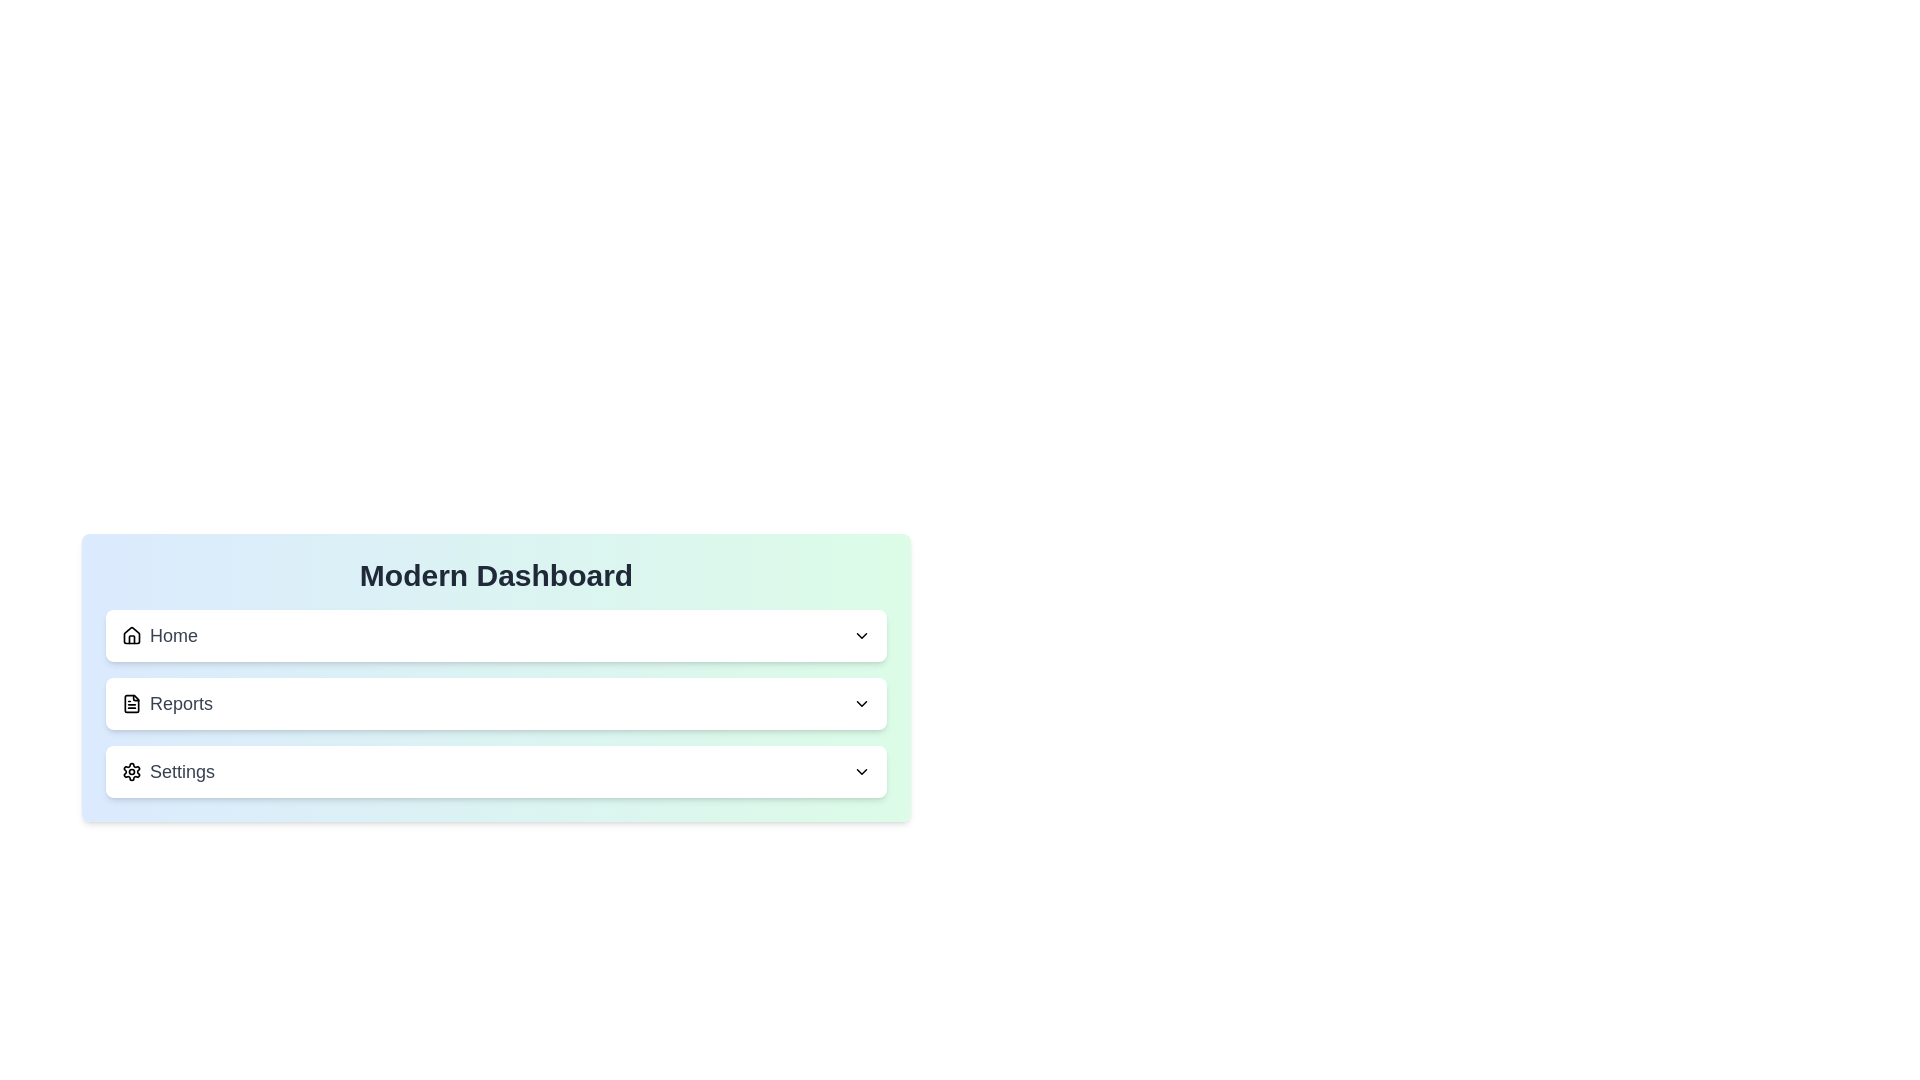 This screenshot has width=1920, height=1080. I want to click on the 'Reports' navigational menu option to trigger tooltip or highlight effects, so click(496, 703).